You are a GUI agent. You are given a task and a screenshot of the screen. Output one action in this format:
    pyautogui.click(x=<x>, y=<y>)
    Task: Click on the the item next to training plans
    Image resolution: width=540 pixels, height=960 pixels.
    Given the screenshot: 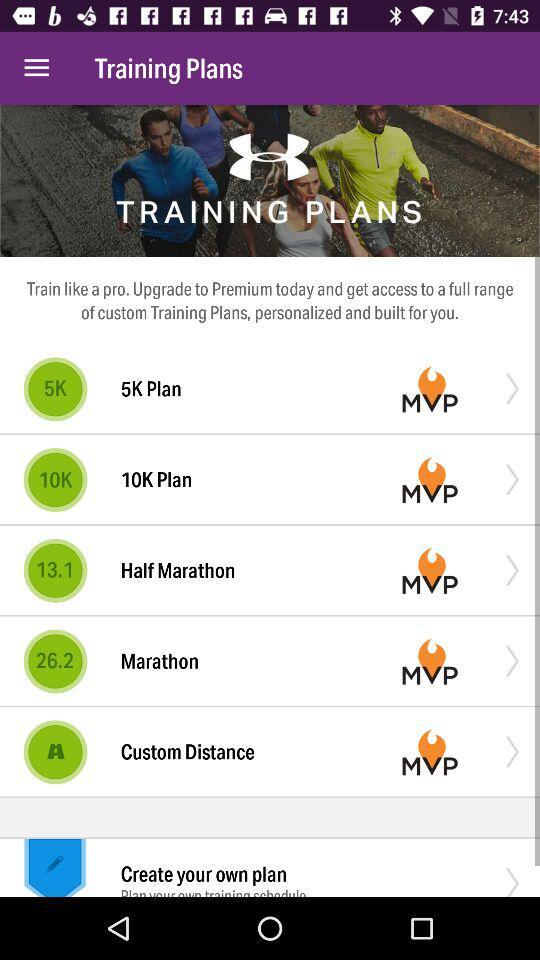 What is the action you would take?
    pyautogui.click(x=36, y=68)
    